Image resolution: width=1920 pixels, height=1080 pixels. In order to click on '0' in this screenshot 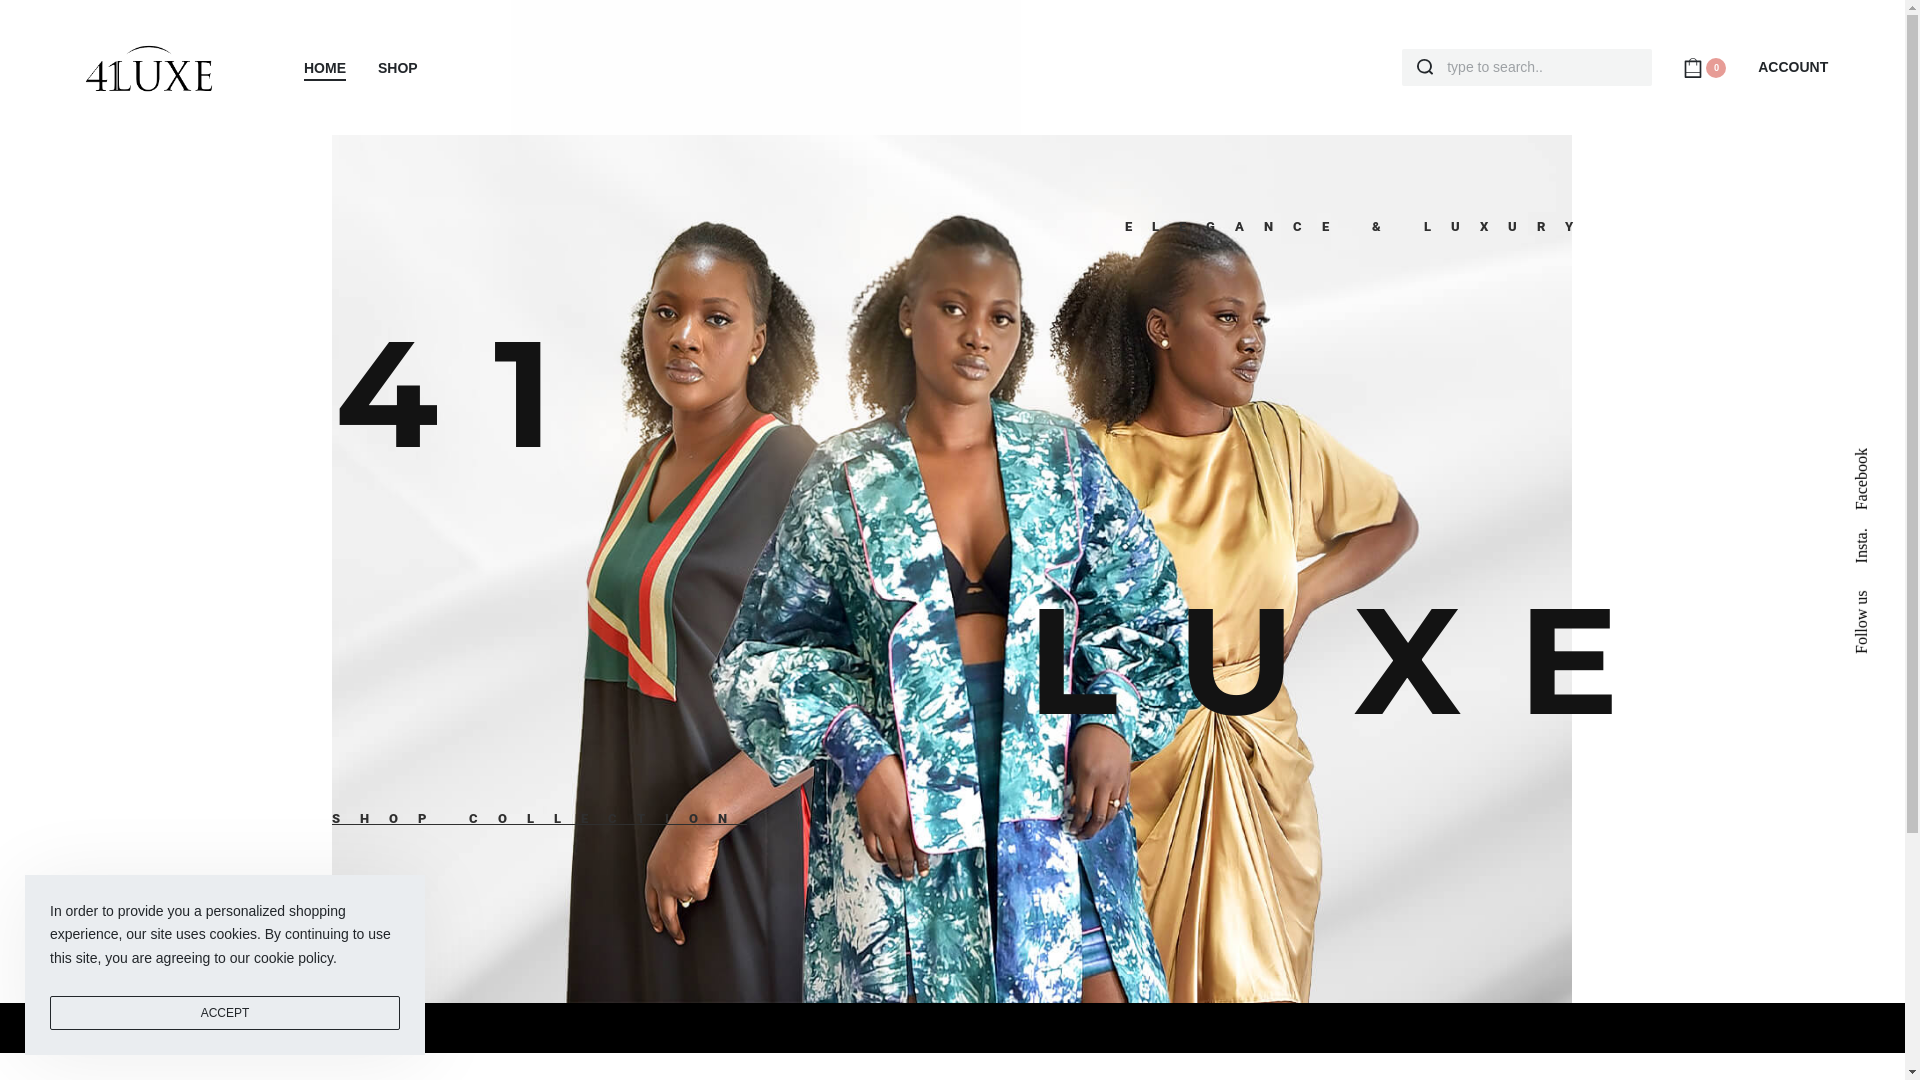, I will do `click(1703, 65)`.